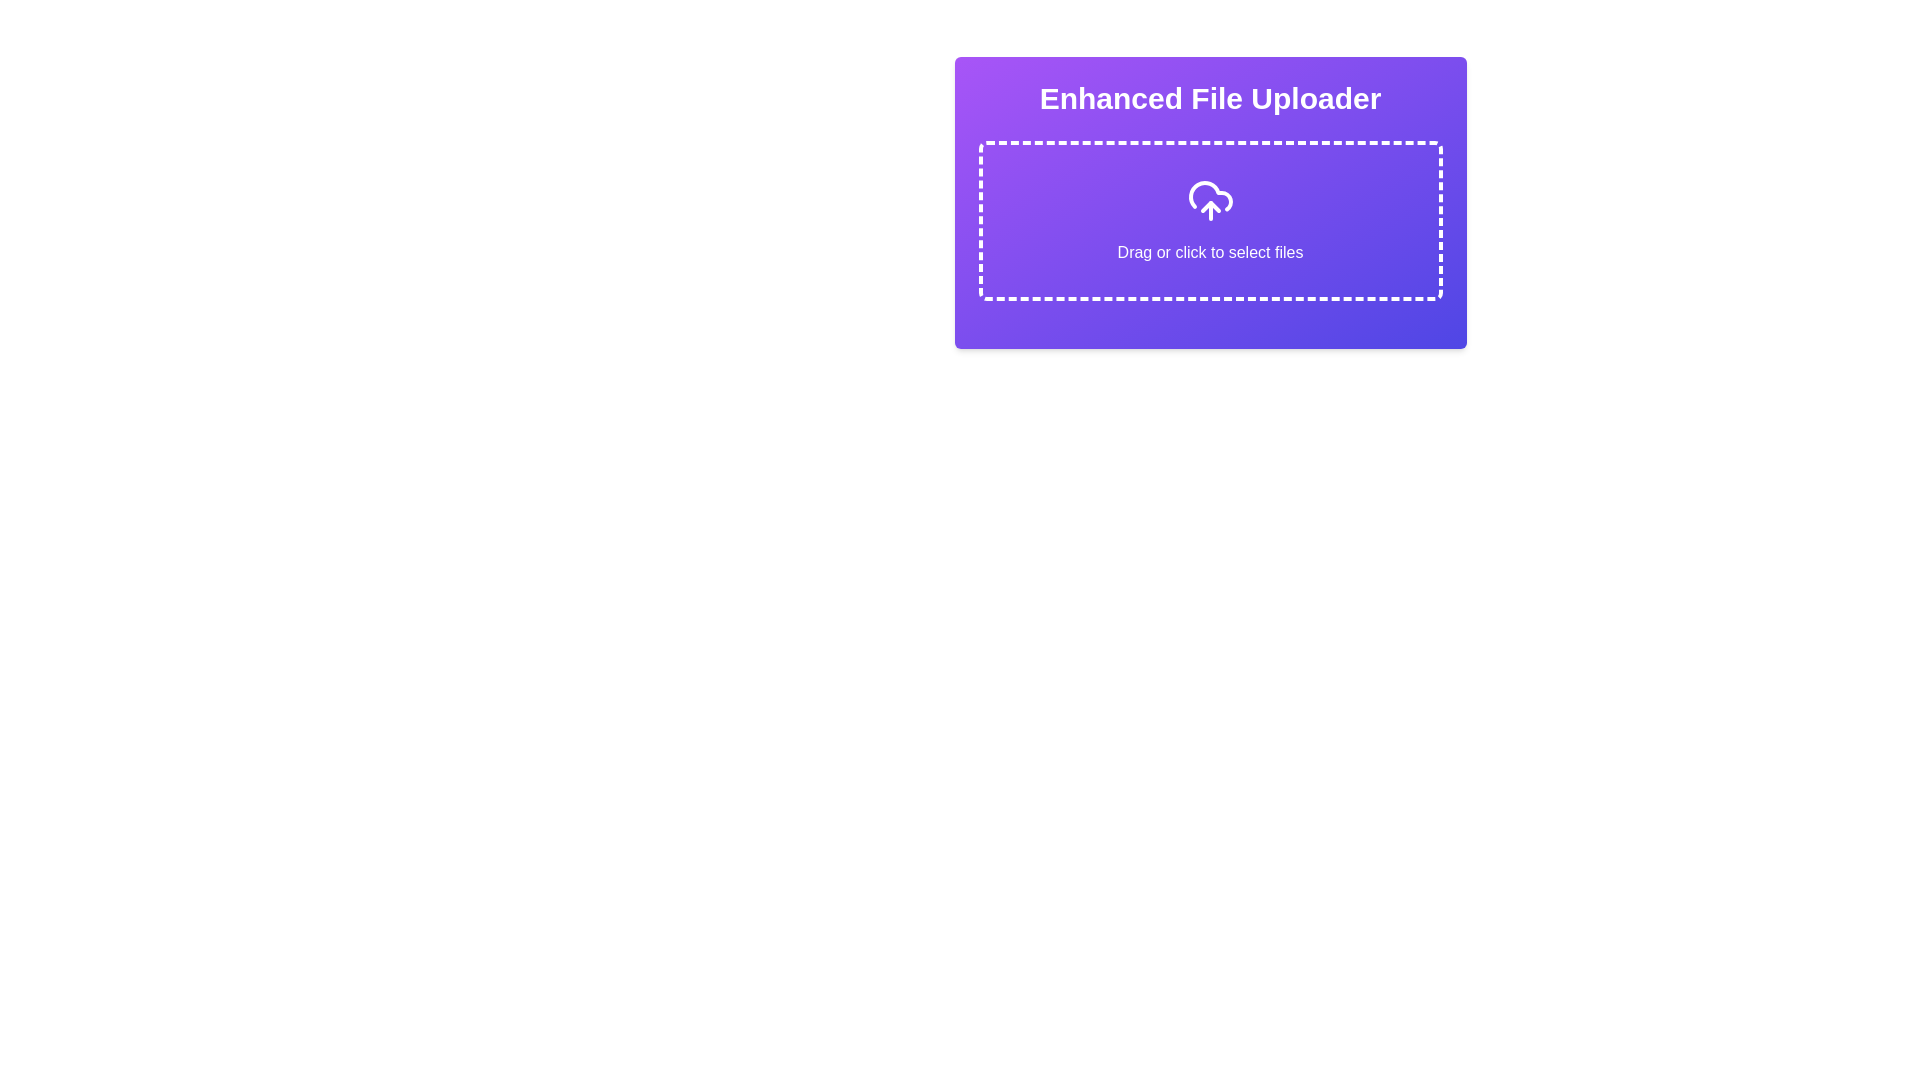 The image size is (1920, 1080). I want to click on the File upload dropzone, which is a bordered, dashed rectangular area with rounded corners, featuring a cloud graphic and the text 'Drag or click, so click(1209, 220).